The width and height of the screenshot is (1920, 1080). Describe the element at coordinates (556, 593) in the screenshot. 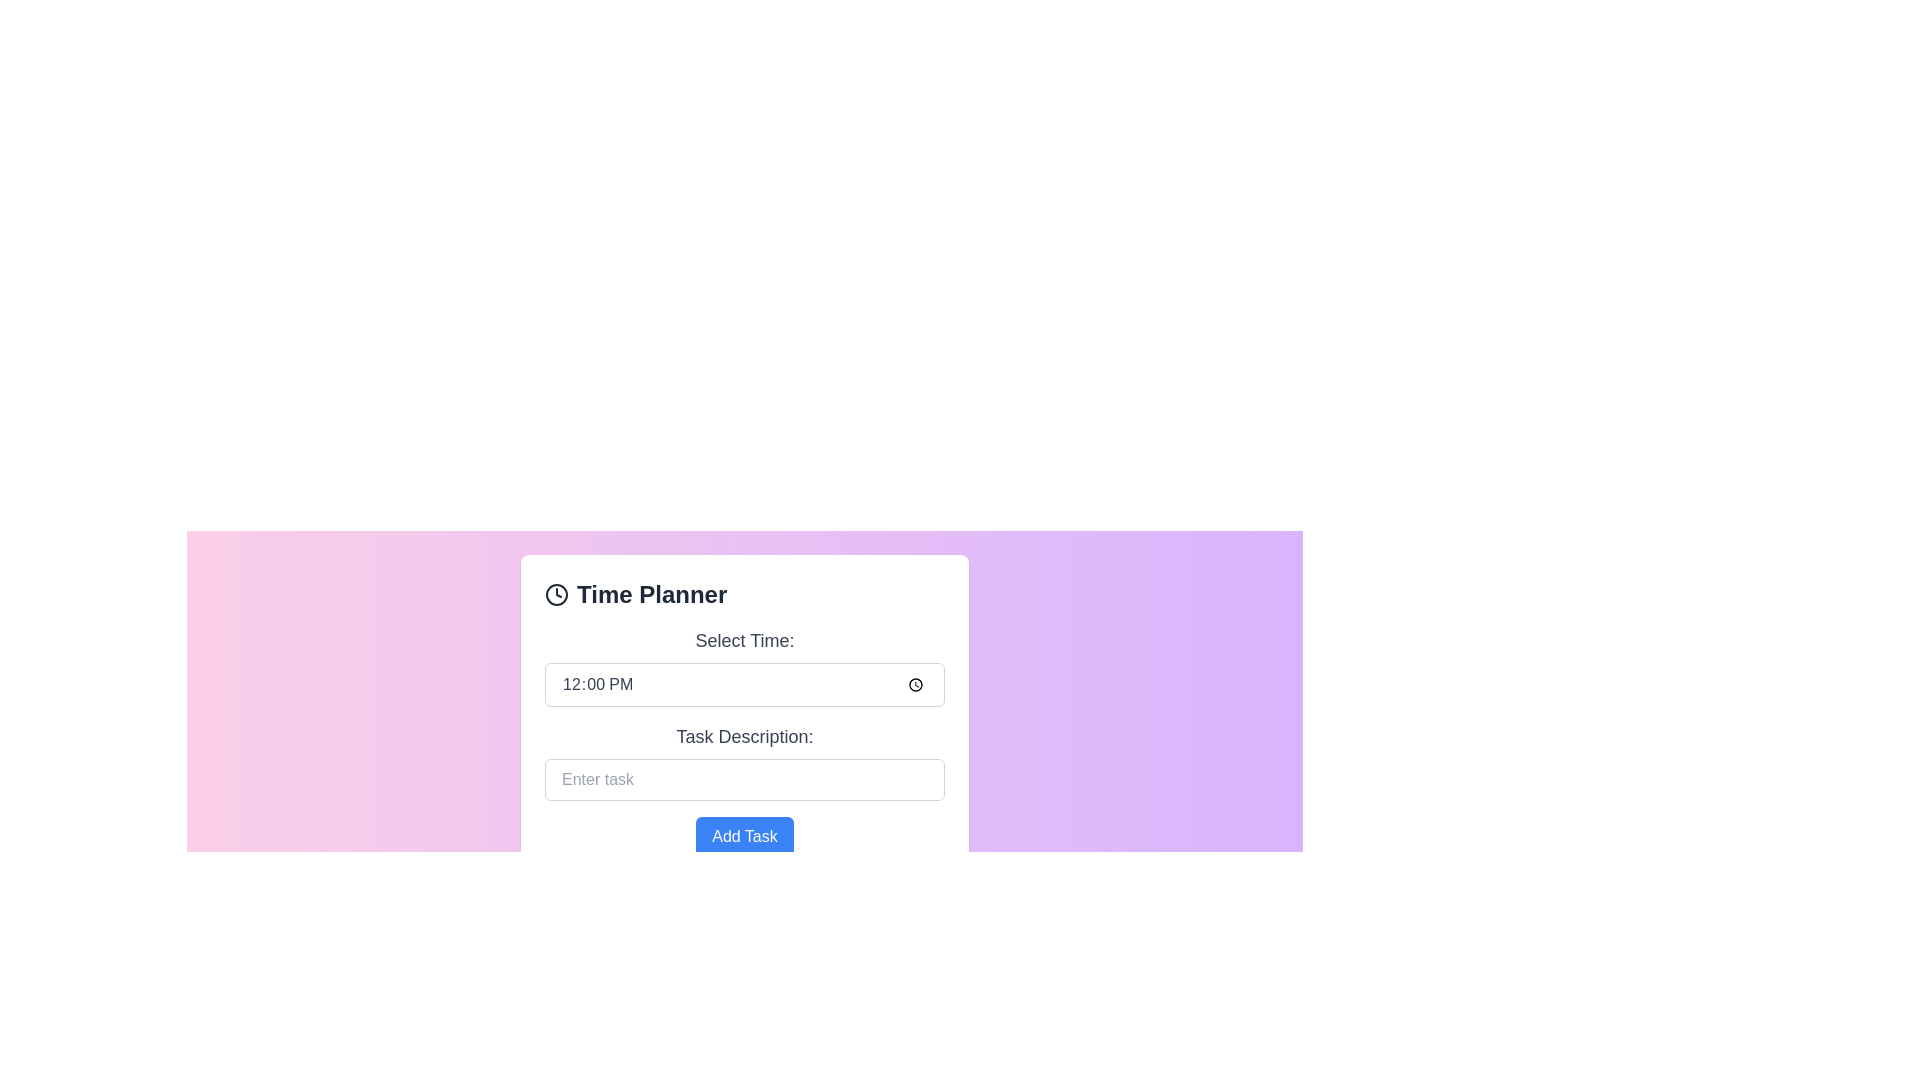

I see `the Decorative Circle, which is part of the clock icon decoration located to the left of the 'Time Planner' heading` at that location.